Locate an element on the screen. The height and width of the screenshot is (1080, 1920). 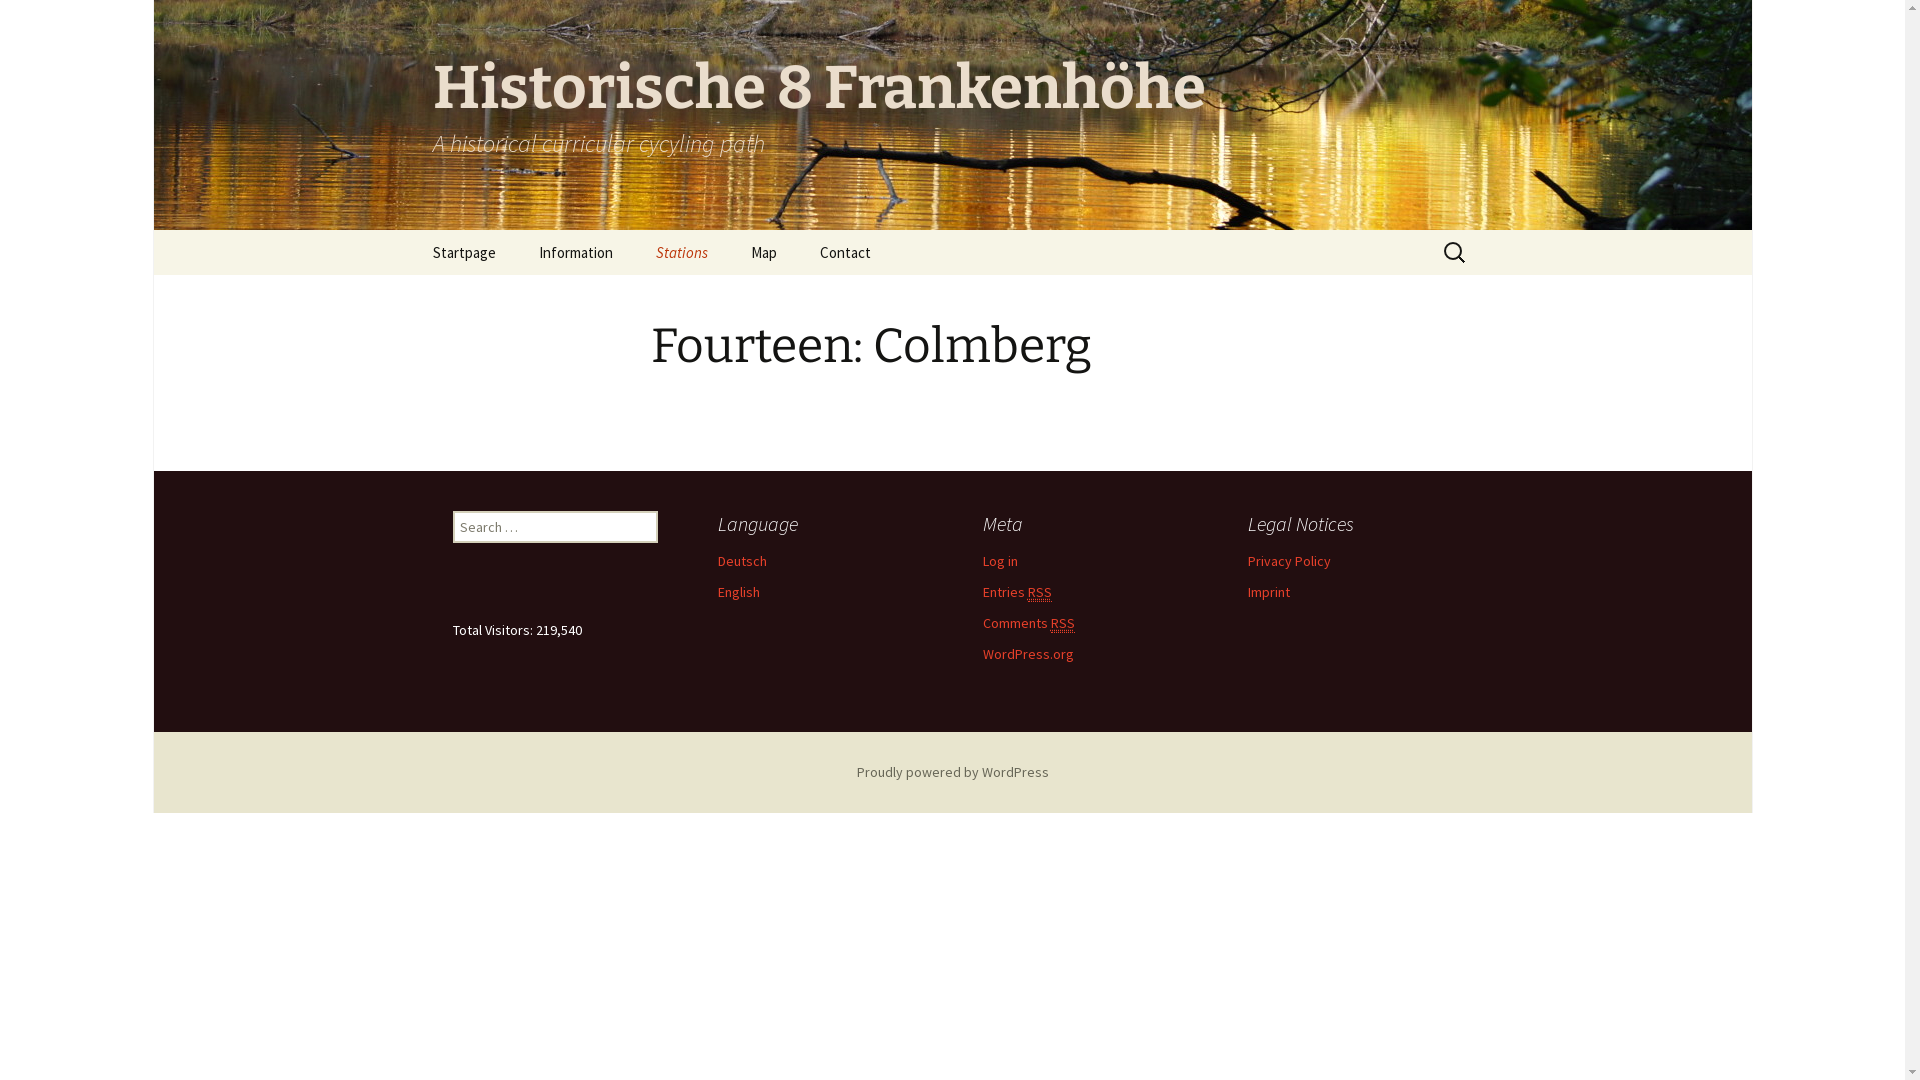
'Entries RSS' is located at coordinates (982, 591).